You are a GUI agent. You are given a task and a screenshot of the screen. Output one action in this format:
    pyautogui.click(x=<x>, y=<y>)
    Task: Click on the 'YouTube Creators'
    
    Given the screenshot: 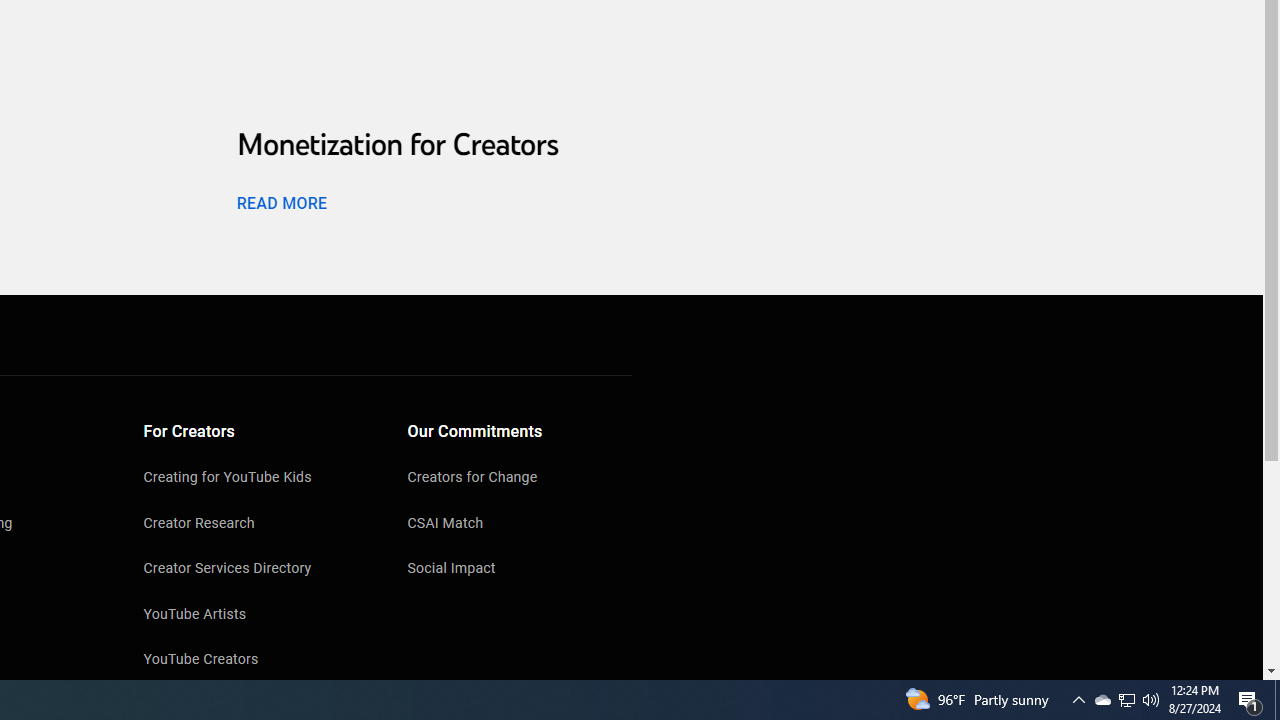 What is the action you would take?
    pyautogui.click(x=255, y=661)
    